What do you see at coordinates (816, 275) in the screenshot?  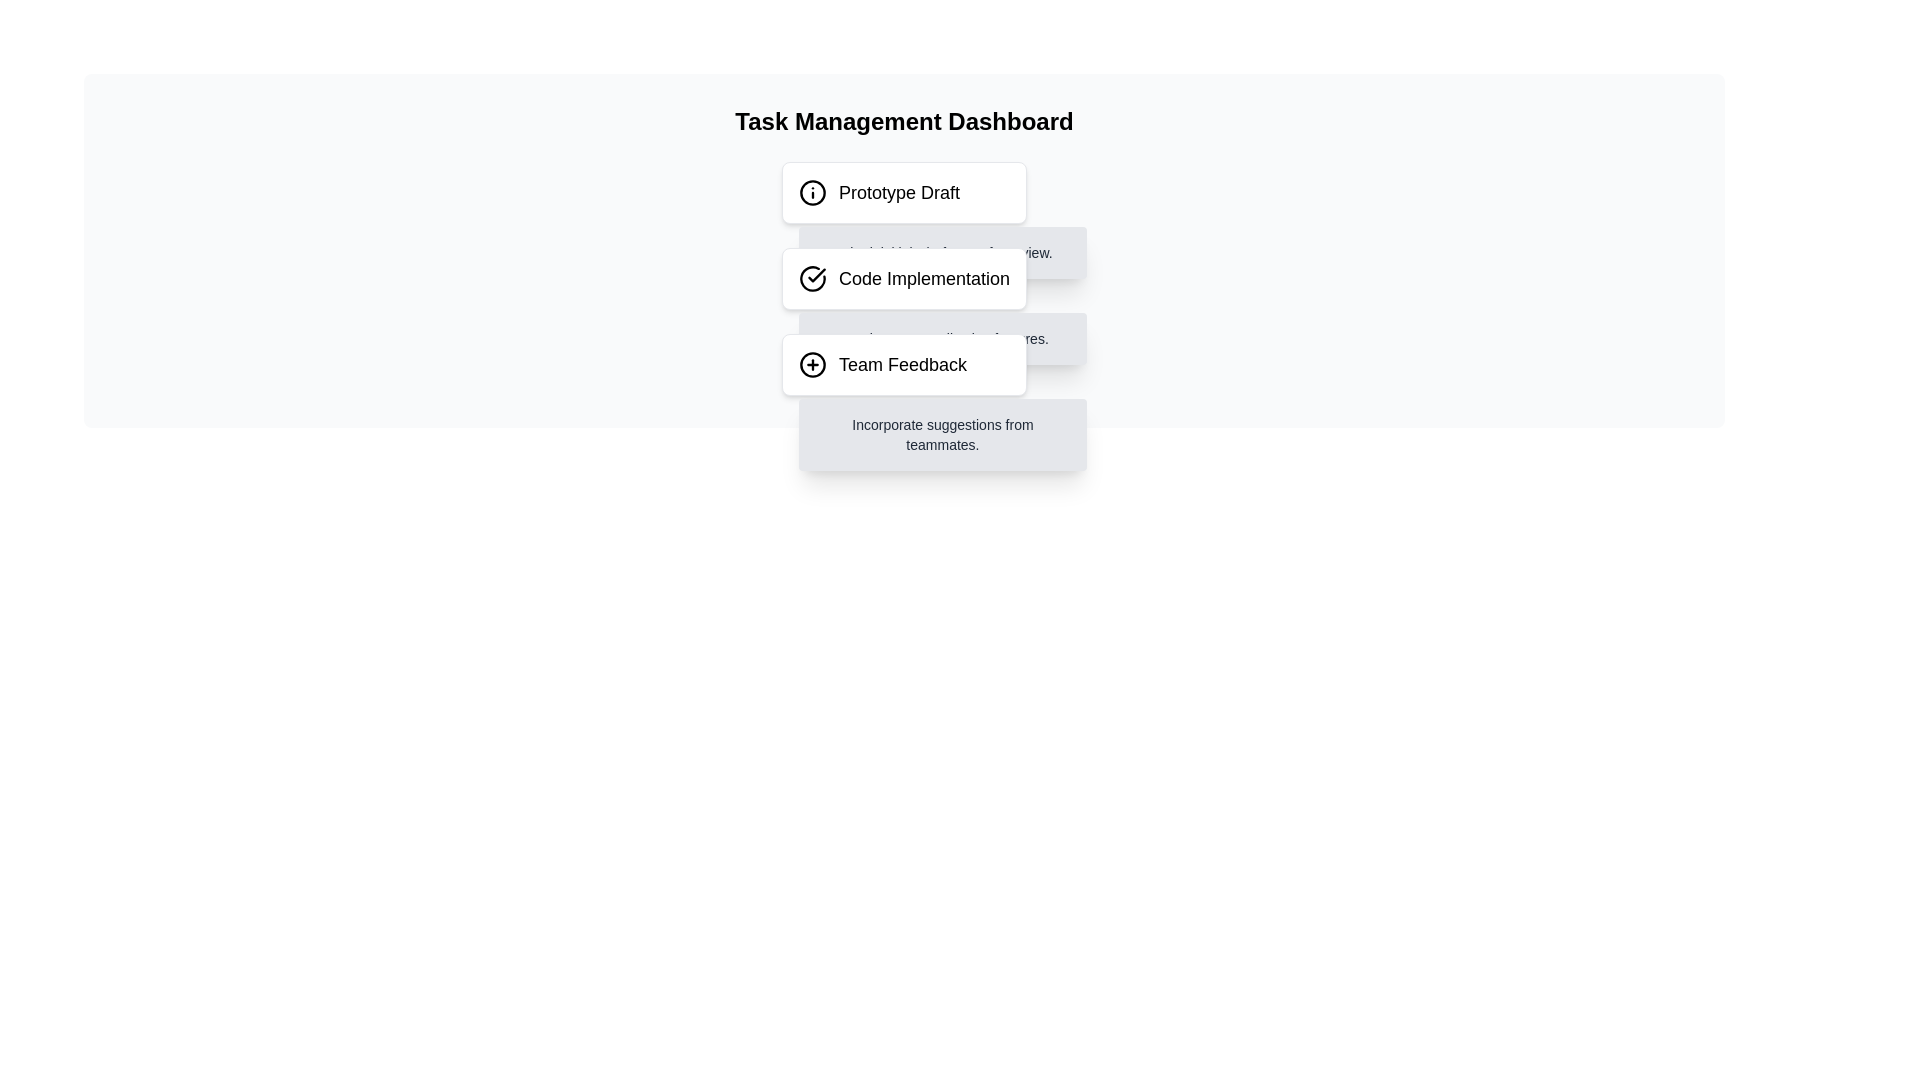 I see `checkmark icon indicating a completed state for the 'Code Implementation' task located in the lower right quadrant of the circular graphic` at bounding box center [816, 275].